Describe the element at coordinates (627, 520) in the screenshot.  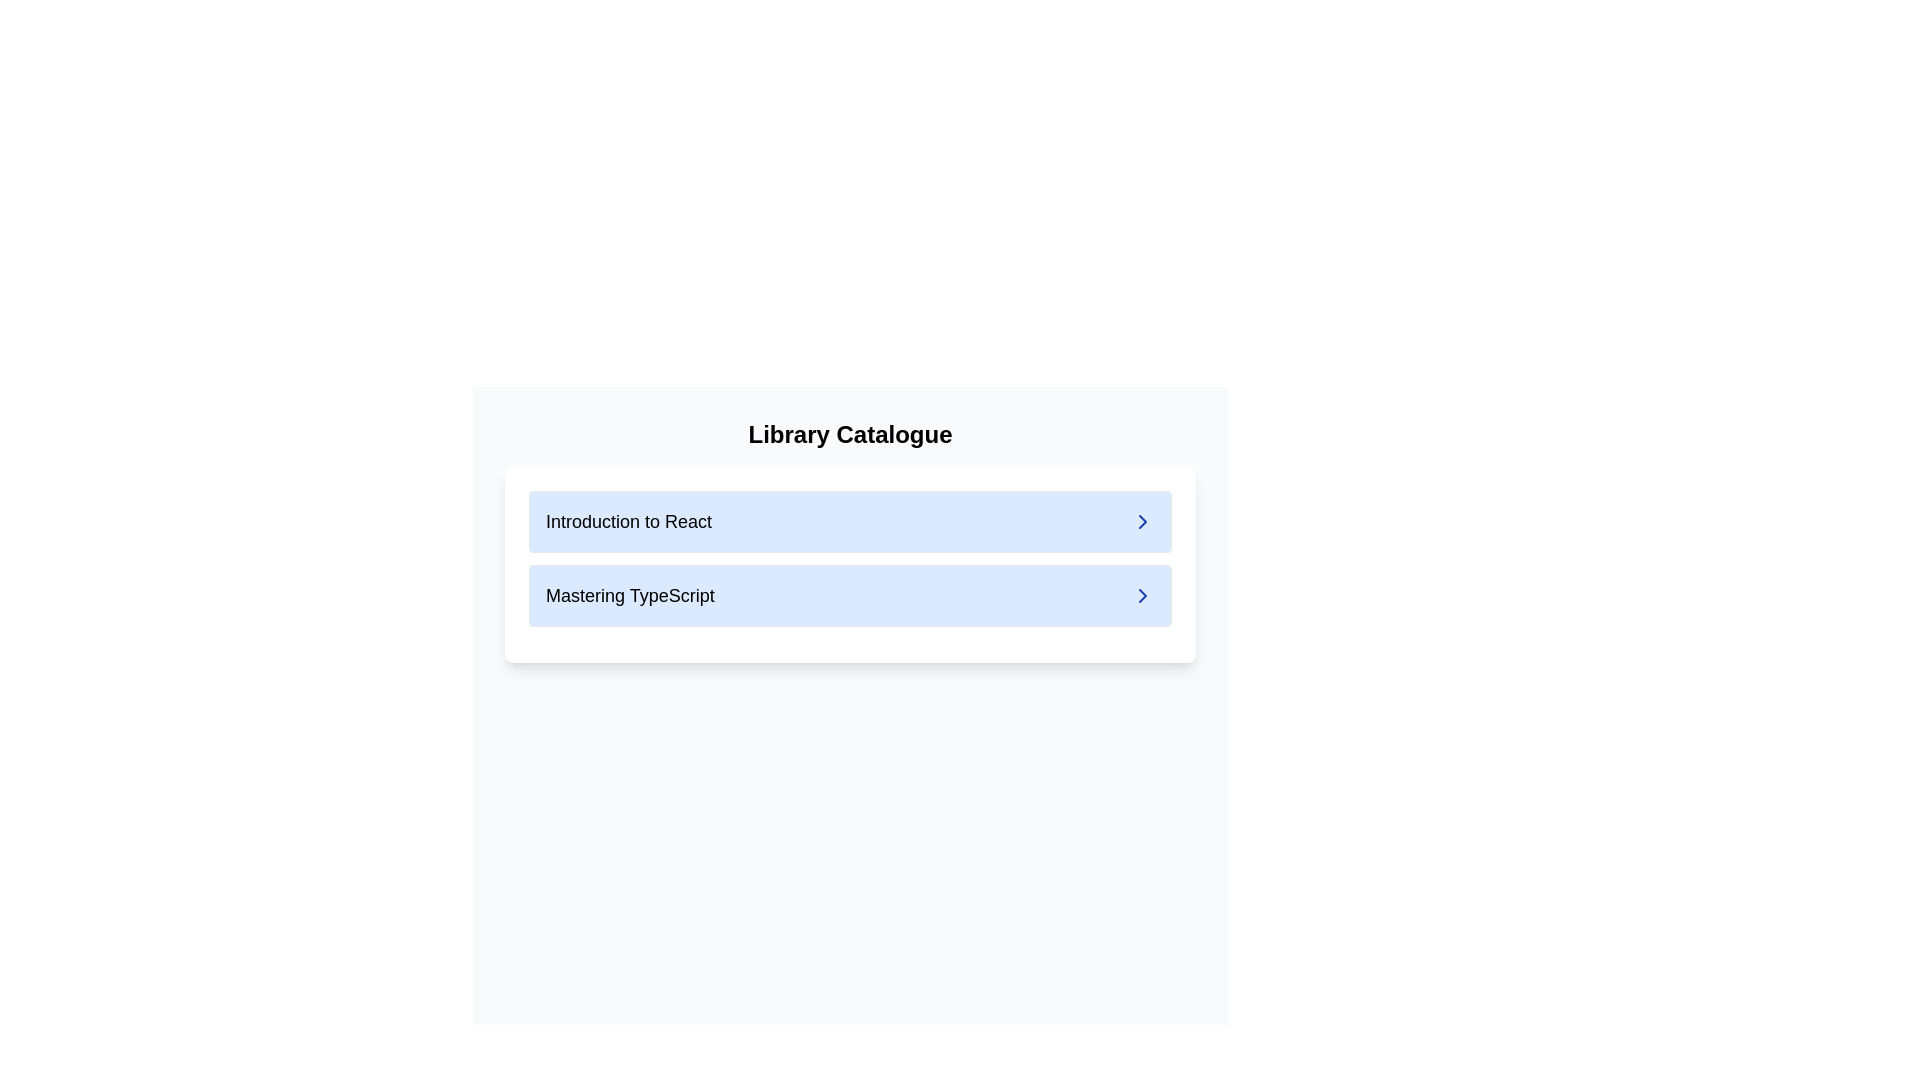
I see `the text titled 'Introduction to React'` at that location.